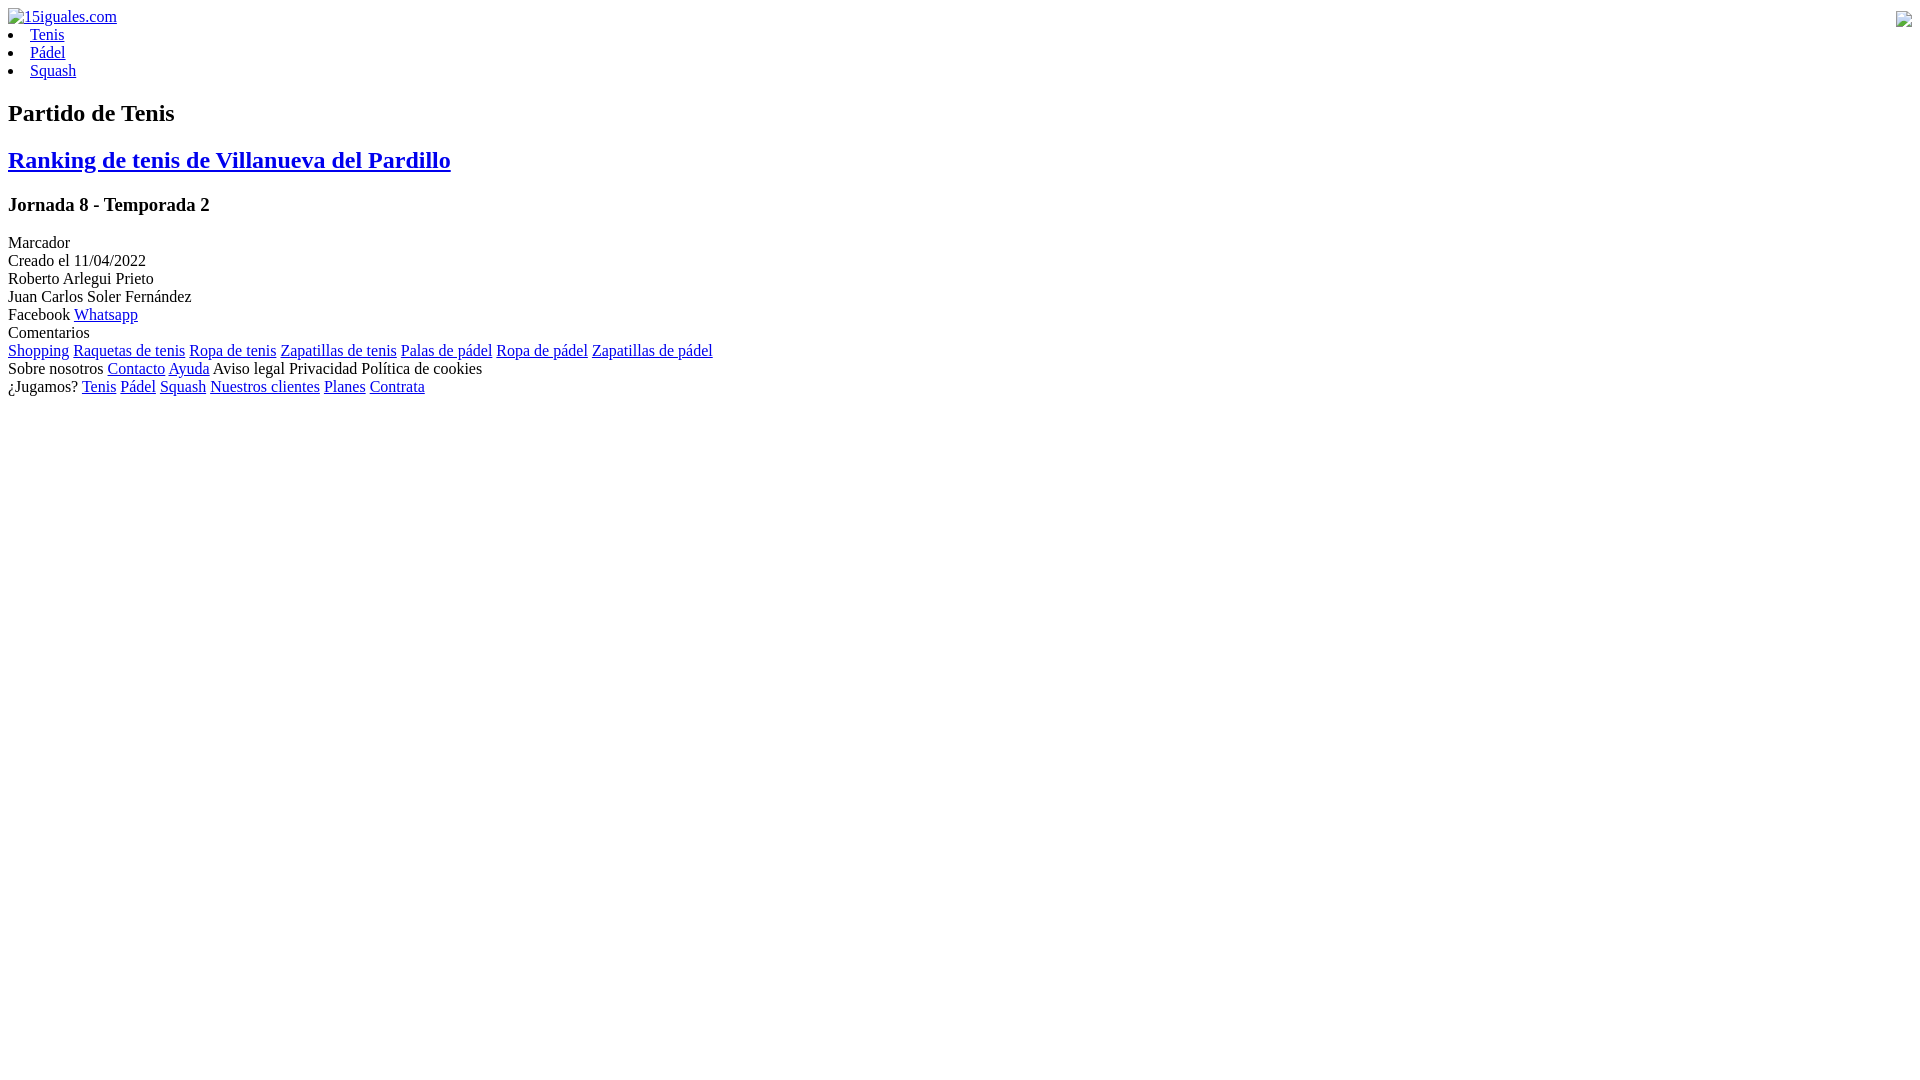 Image resolution: width=1920 pixels, height=1080 pixels. I want to click on 'Nuestros clientes', so click(263, 386).